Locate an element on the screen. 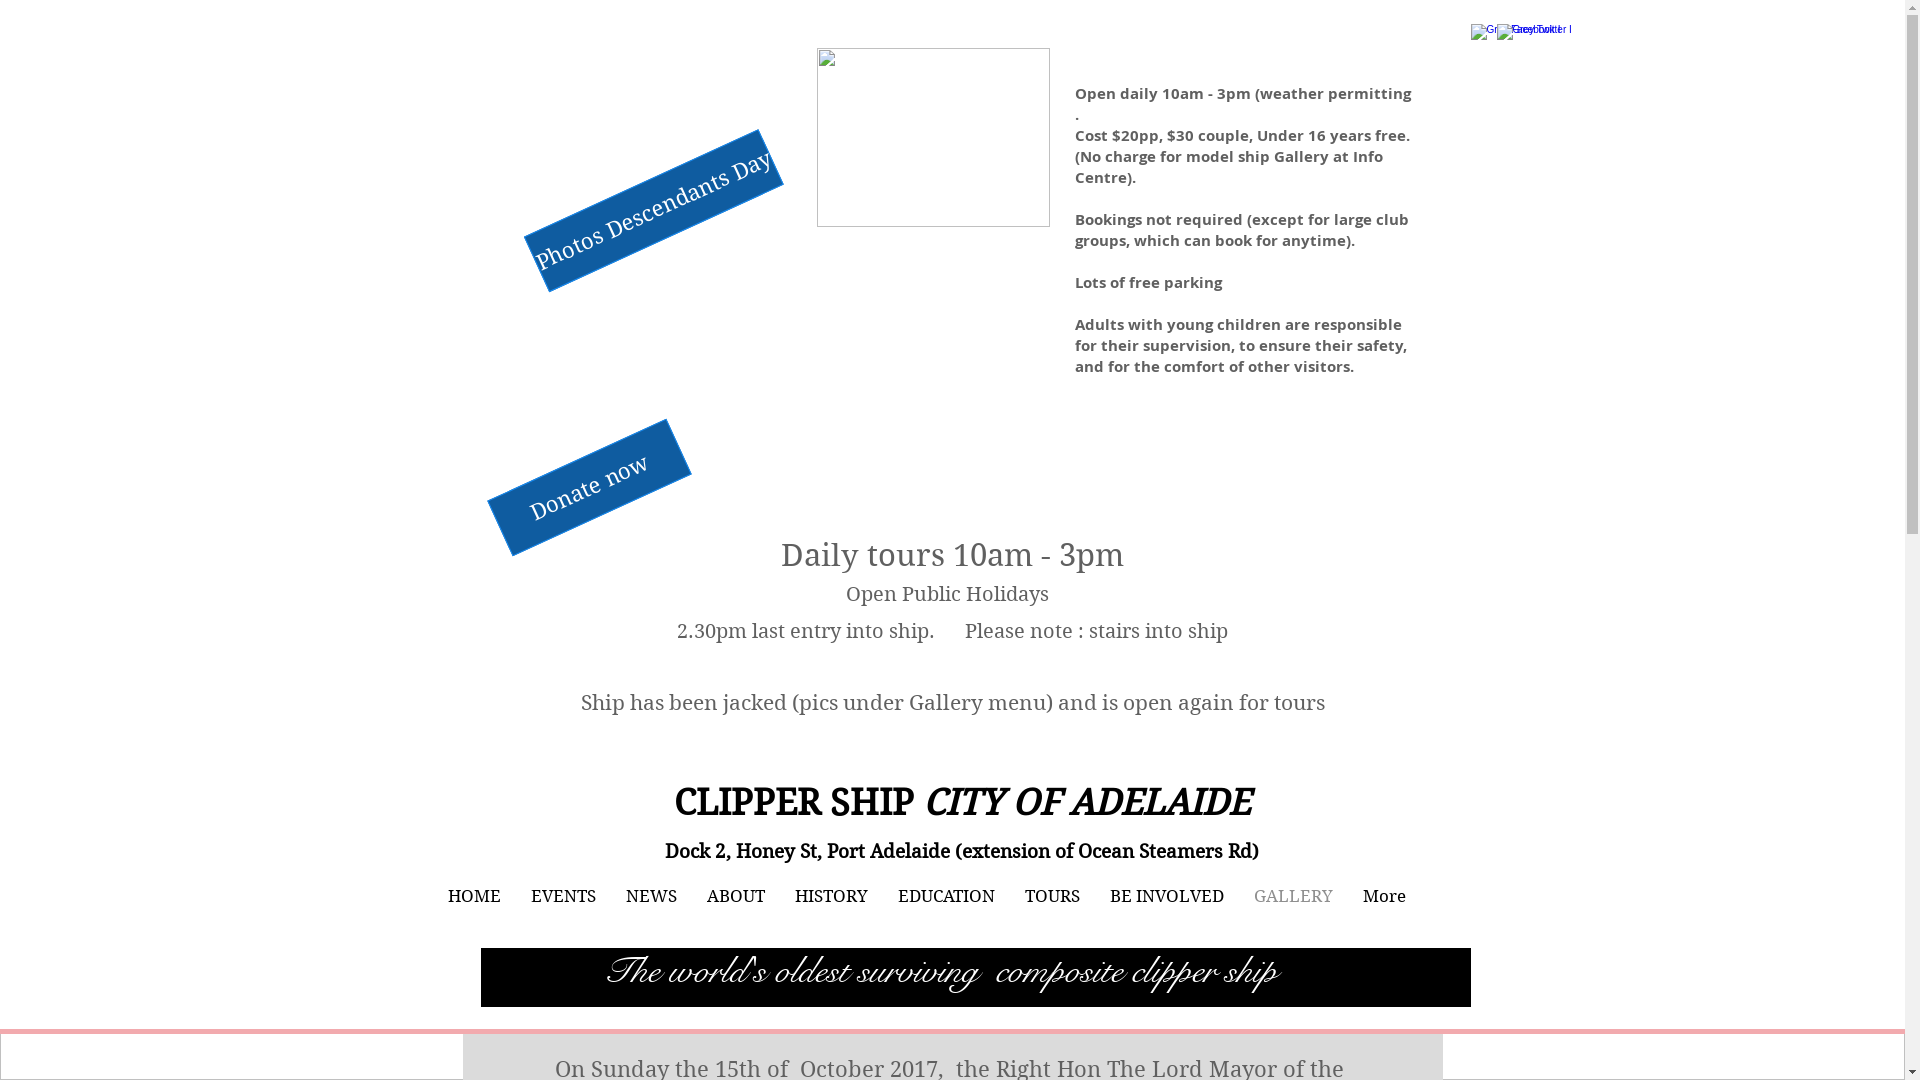 The width and height of the screenshot is (1920, 1080). 'CLIPPER SHIP CITY OF ADELAIDE' is located at coordinates (961, 801).